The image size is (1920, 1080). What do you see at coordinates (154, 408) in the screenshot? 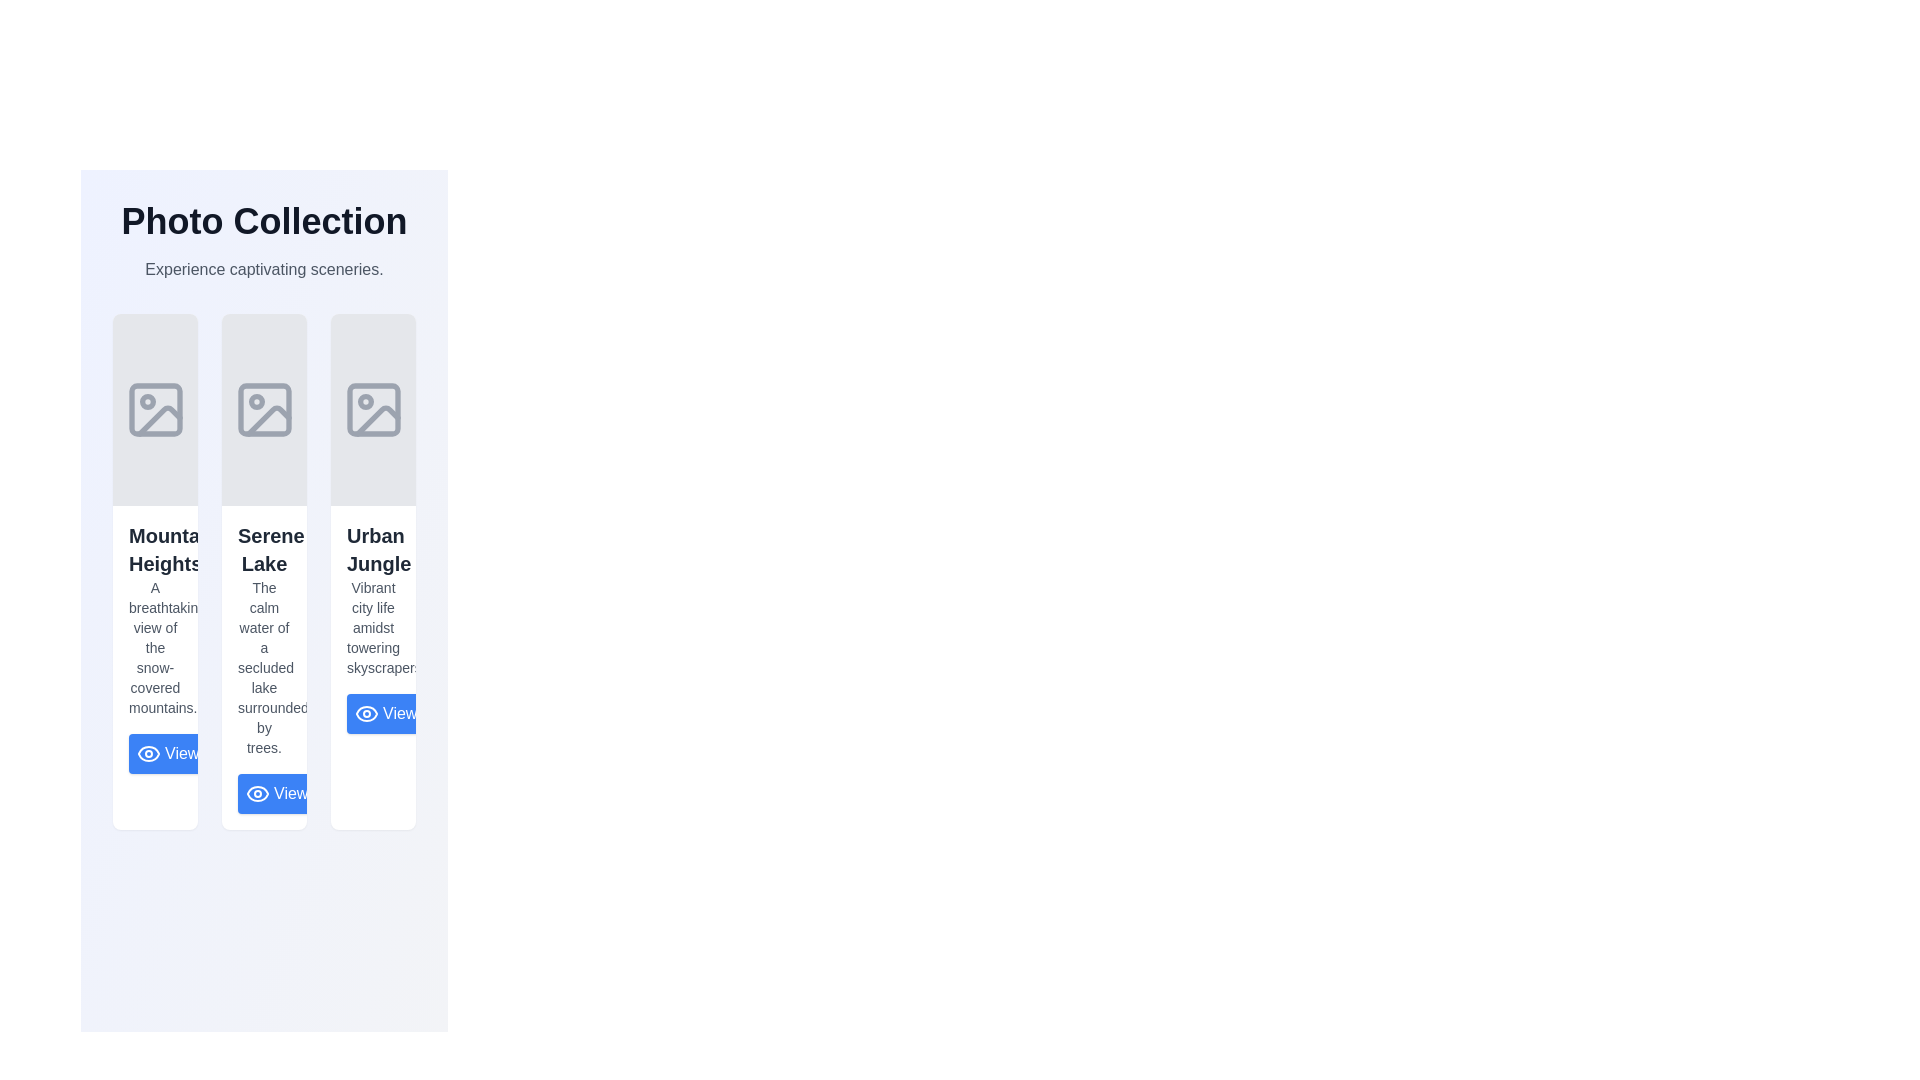
I see `the Decorative SVG rectangle at the top-left corner of the 'Mountain Heights' card, which serves as a decorative placeholder for an image icon` at bounding box center [154, 408].